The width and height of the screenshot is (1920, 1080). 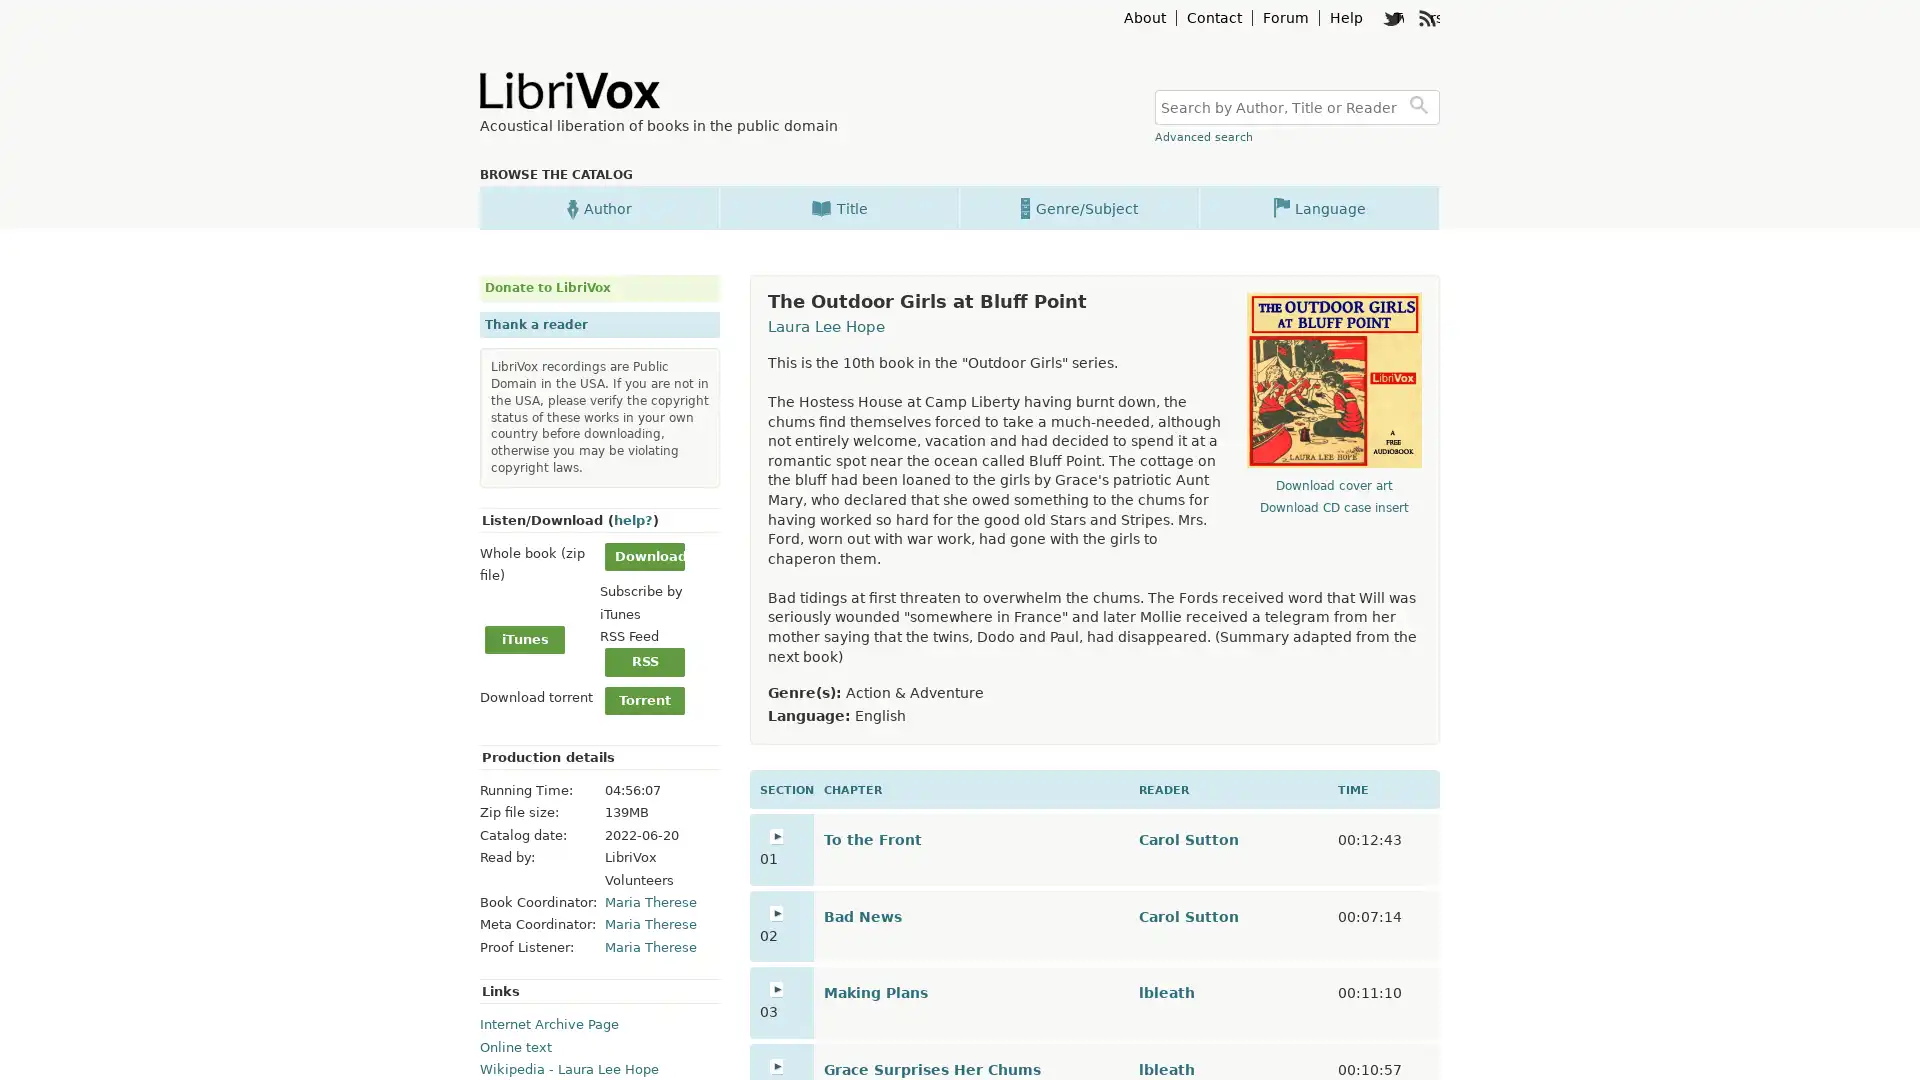 What do you see at coordinates (1421, 107) in the screenshot?
I see `Search` at bounding box center [1421, 107].